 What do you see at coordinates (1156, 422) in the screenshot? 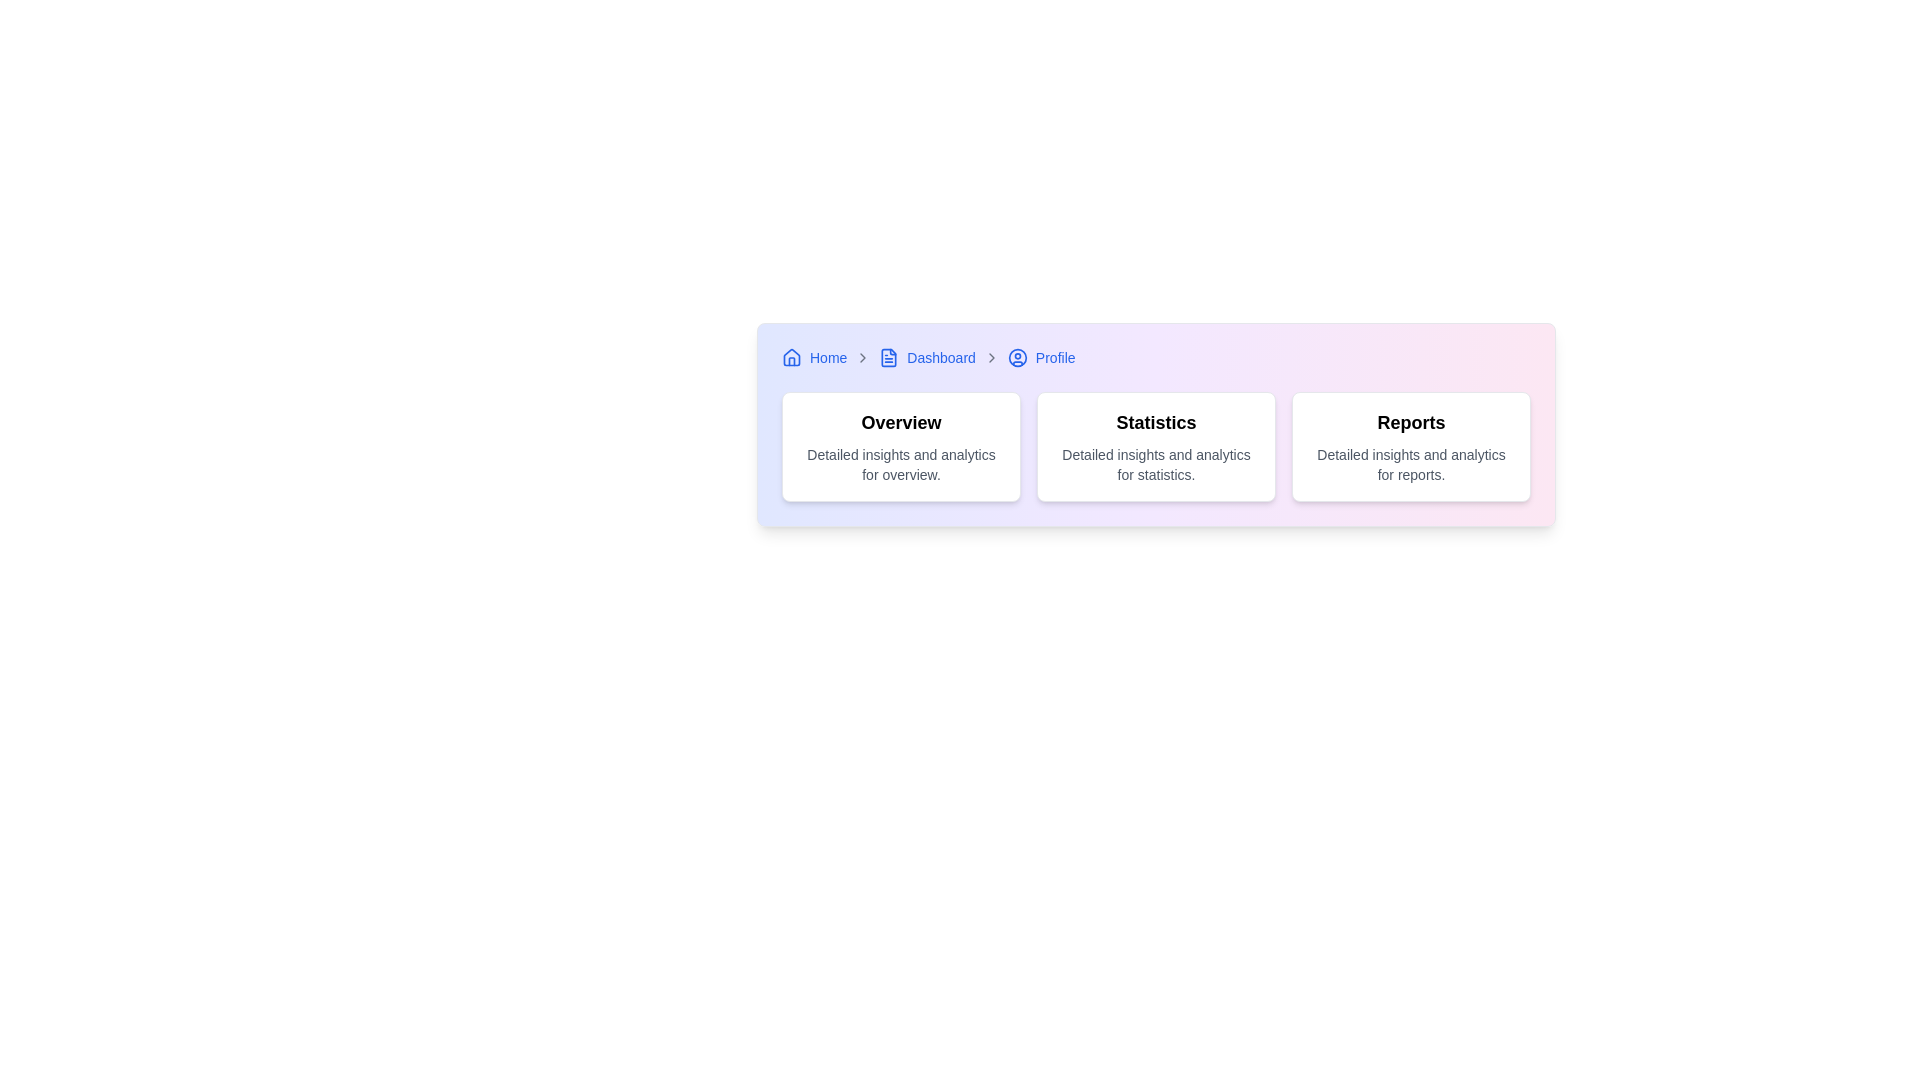
I see `the 'Statistics' text label, which is styled as a bold, black font and located prominently at the top of its card-like structure within the center card of three horizontally aligned cards` at bounding box center [1156, 422].